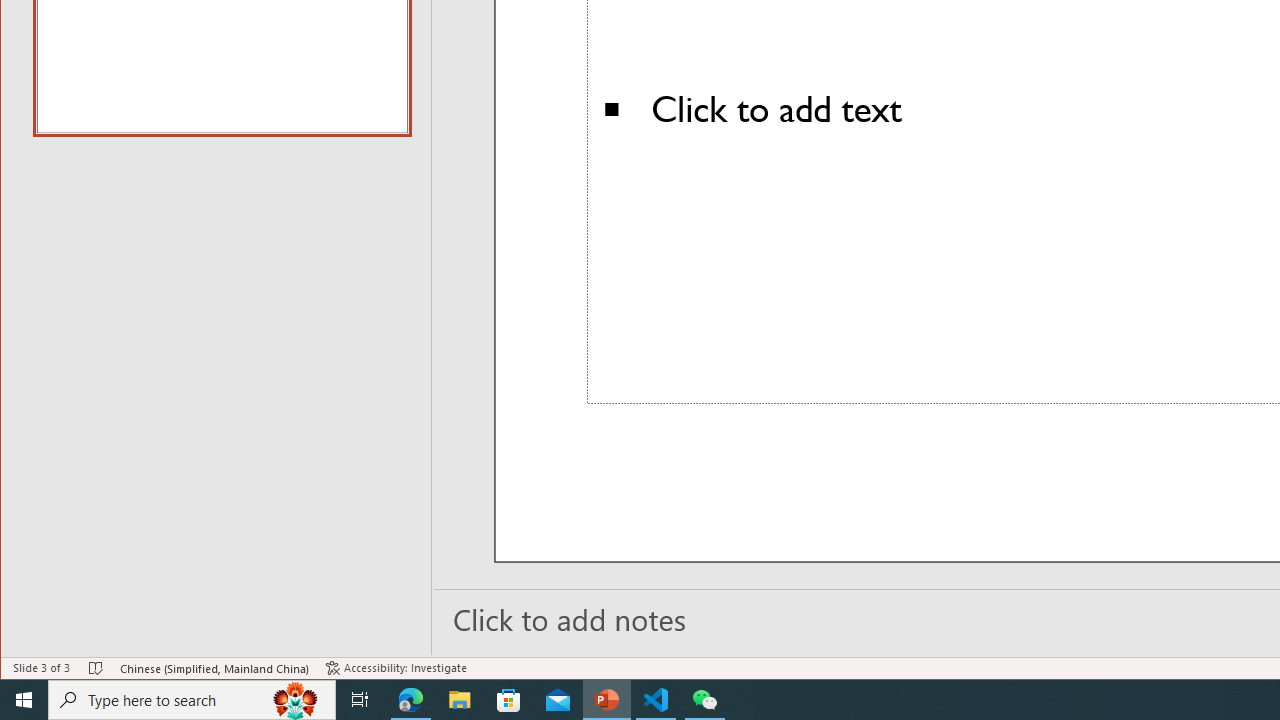  What do you see at coordinates (509, 698) in the screenshot?
I see `'Microsoft Store'` at bounding box center [509, 698].